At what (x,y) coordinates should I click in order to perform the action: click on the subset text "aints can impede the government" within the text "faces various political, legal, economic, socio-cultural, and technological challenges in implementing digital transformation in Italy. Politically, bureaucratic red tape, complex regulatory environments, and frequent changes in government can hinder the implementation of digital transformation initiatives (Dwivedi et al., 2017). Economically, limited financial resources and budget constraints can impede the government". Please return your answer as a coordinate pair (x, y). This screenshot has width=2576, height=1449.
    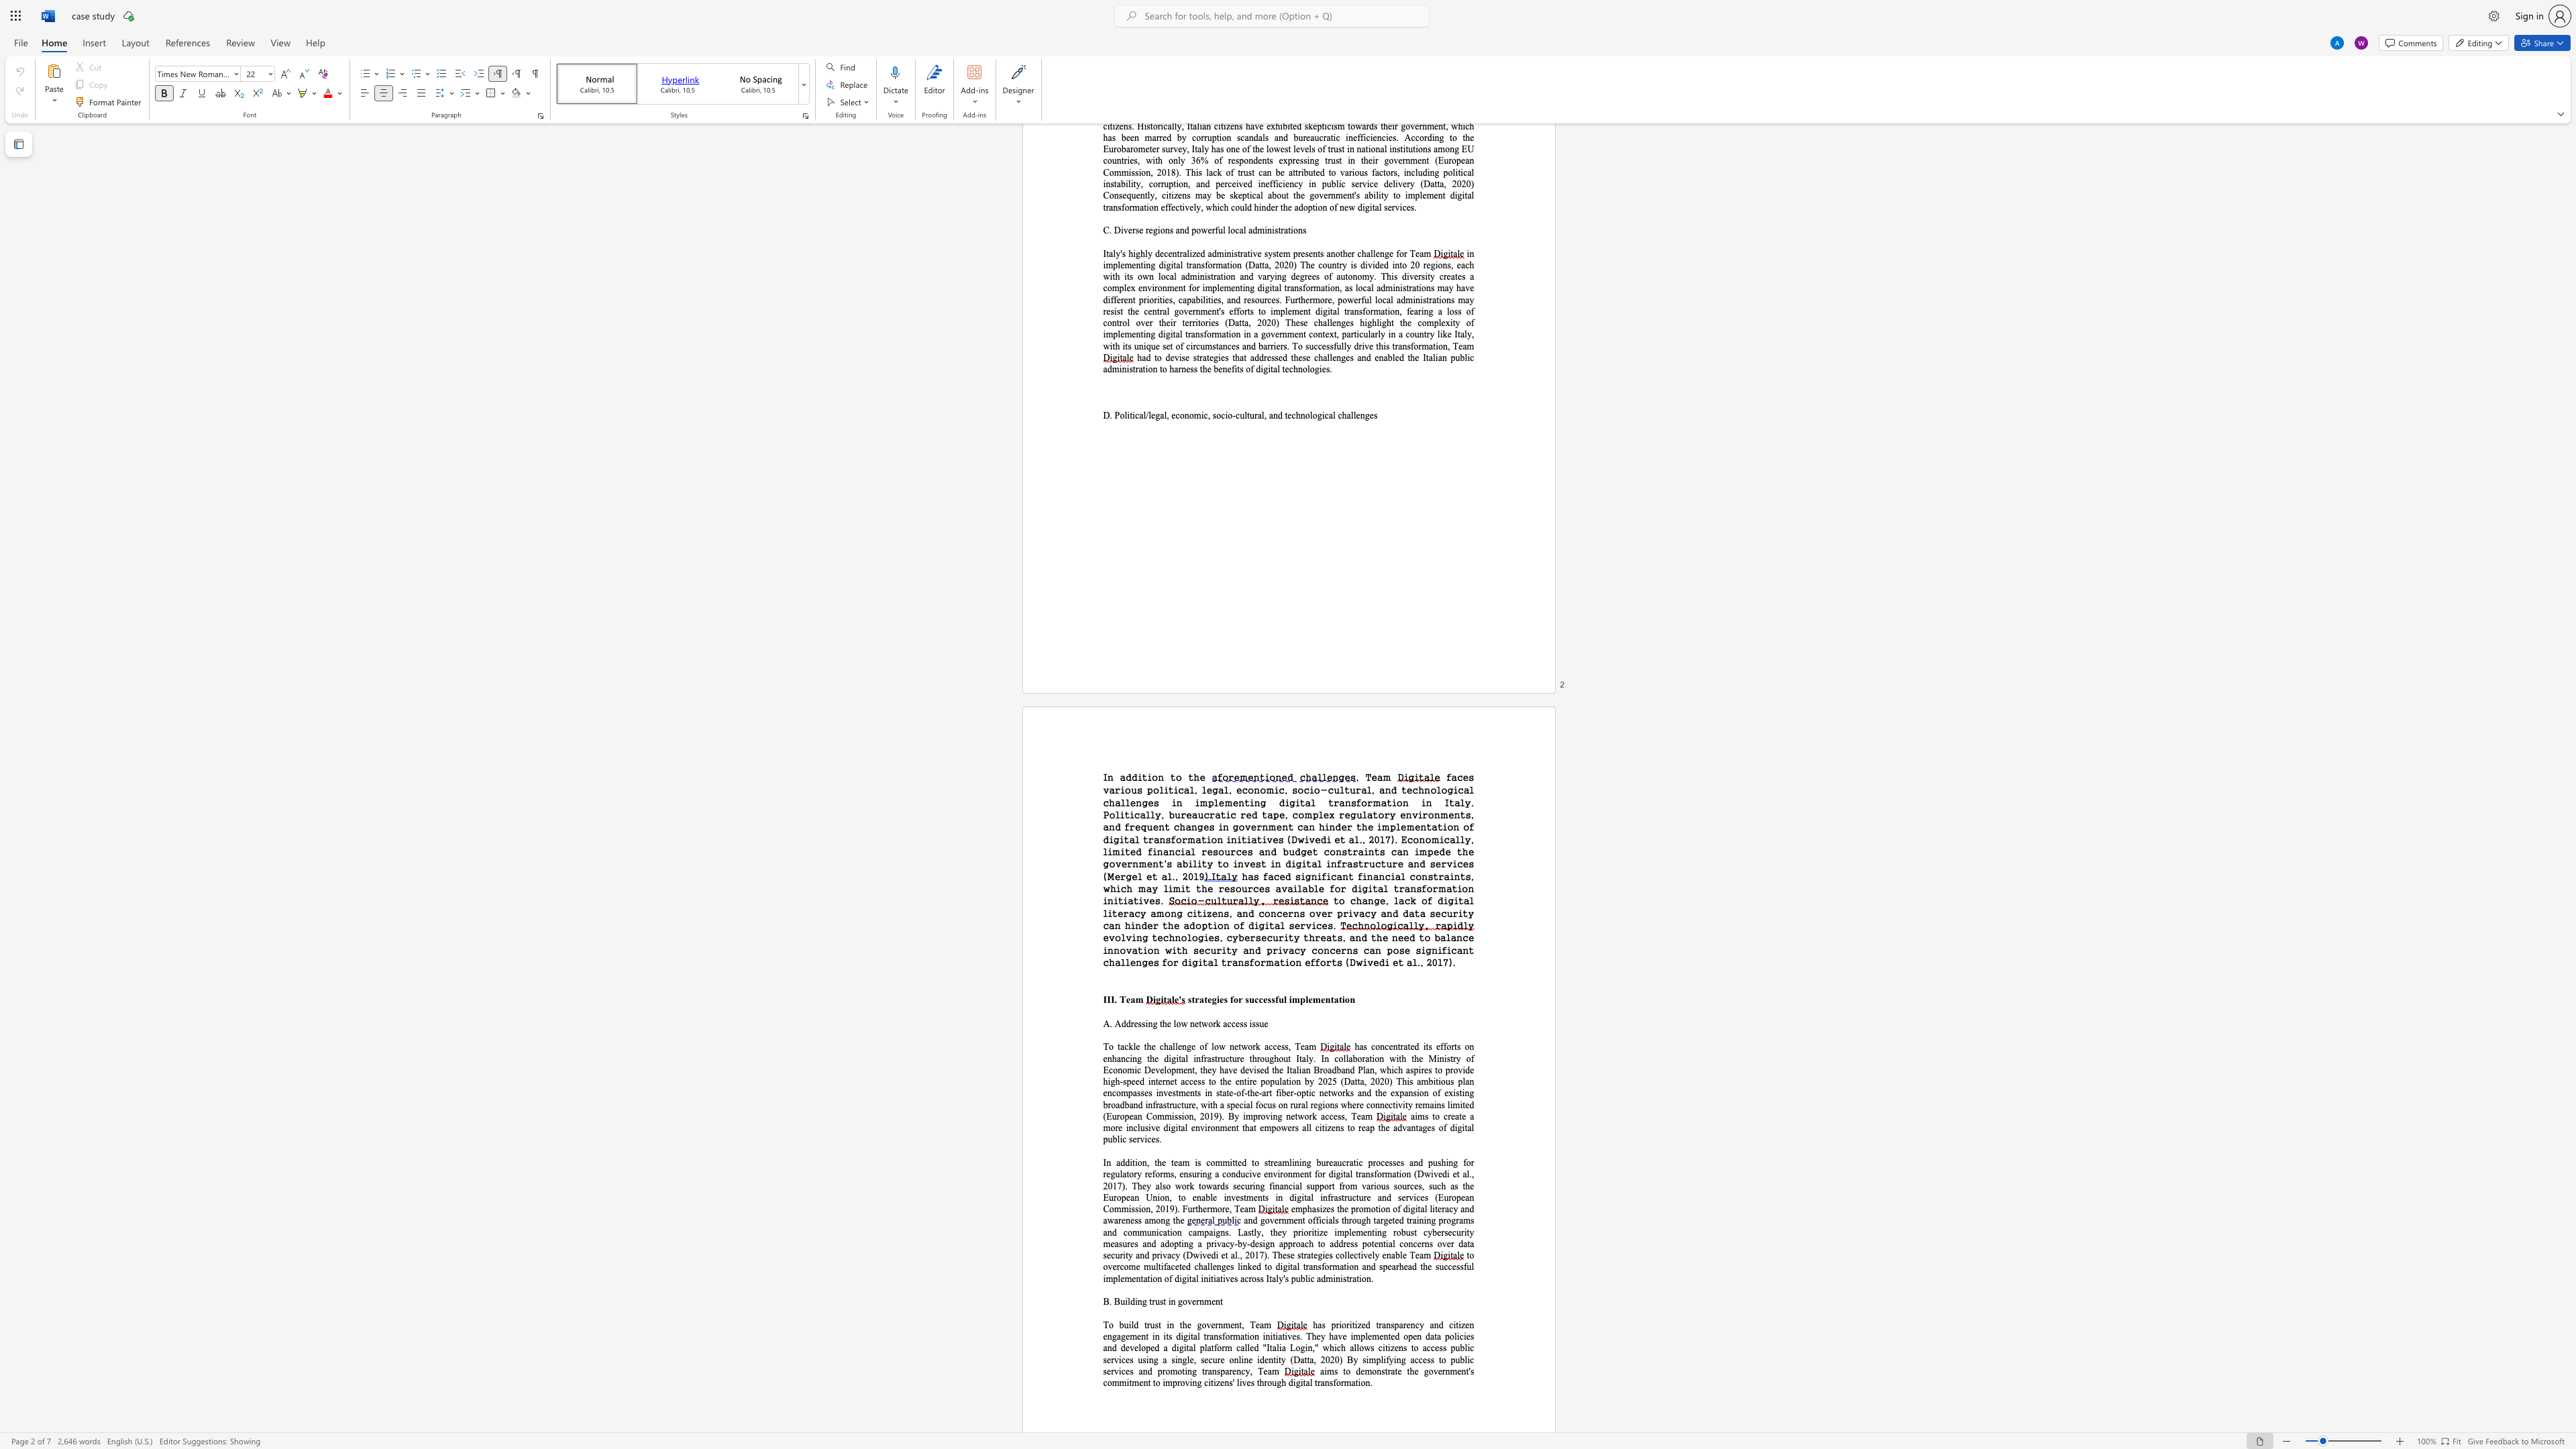
    Looking at the image, I should click on (1357, 851).